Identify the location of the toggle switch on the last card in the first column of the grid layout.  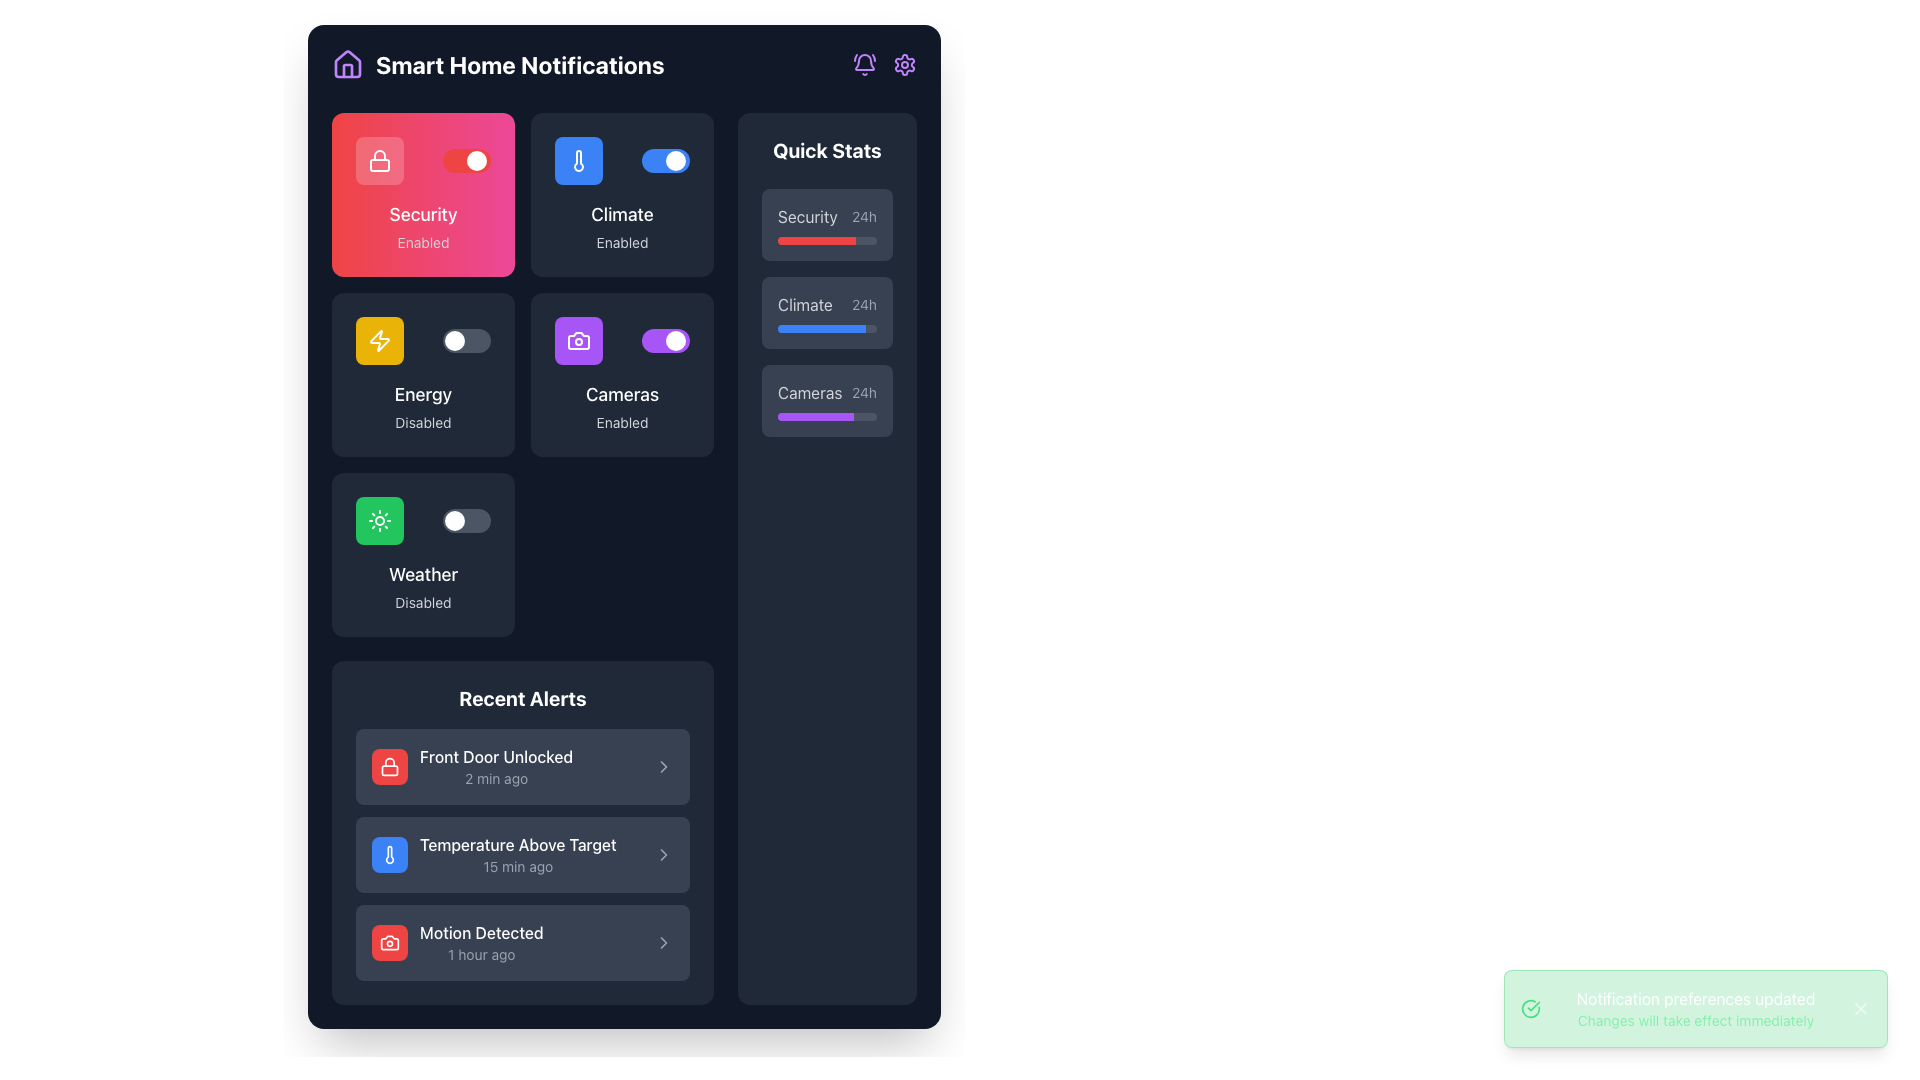
(422, 555).